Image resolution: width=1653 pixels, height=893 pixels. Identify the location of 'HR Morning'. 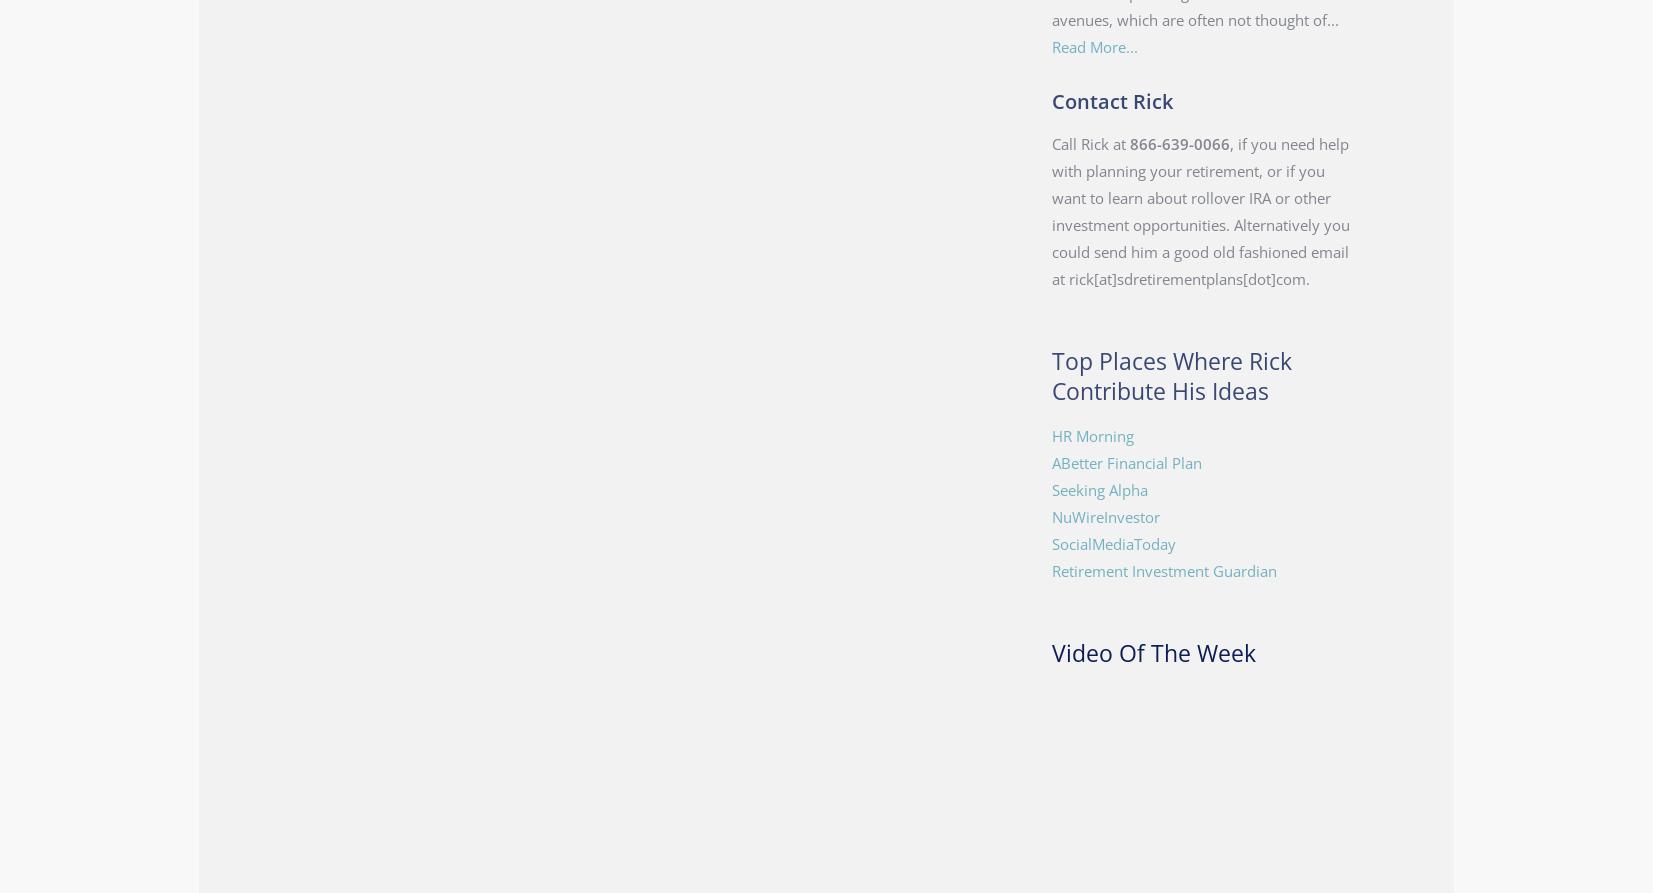
(1050, 435).